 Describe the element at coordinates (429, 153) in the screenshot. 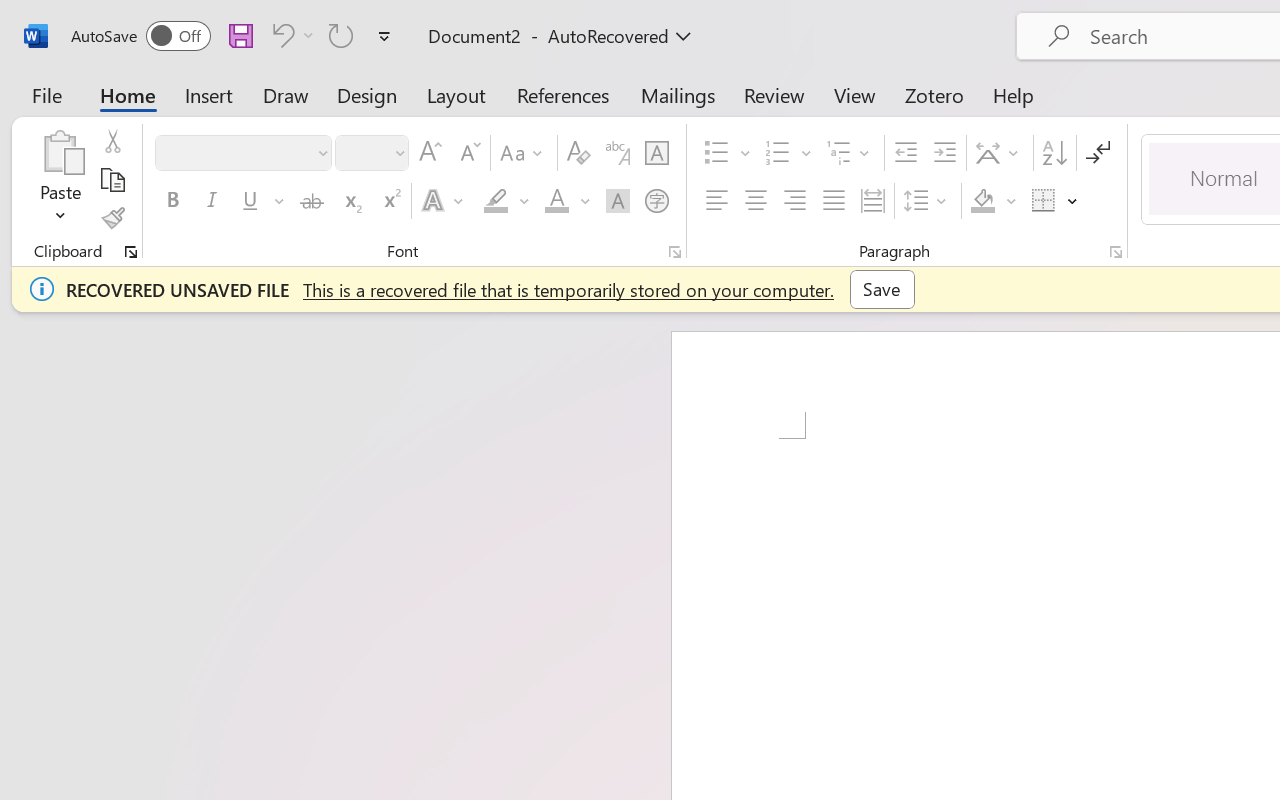

I see `'Grow Font'` at that location.